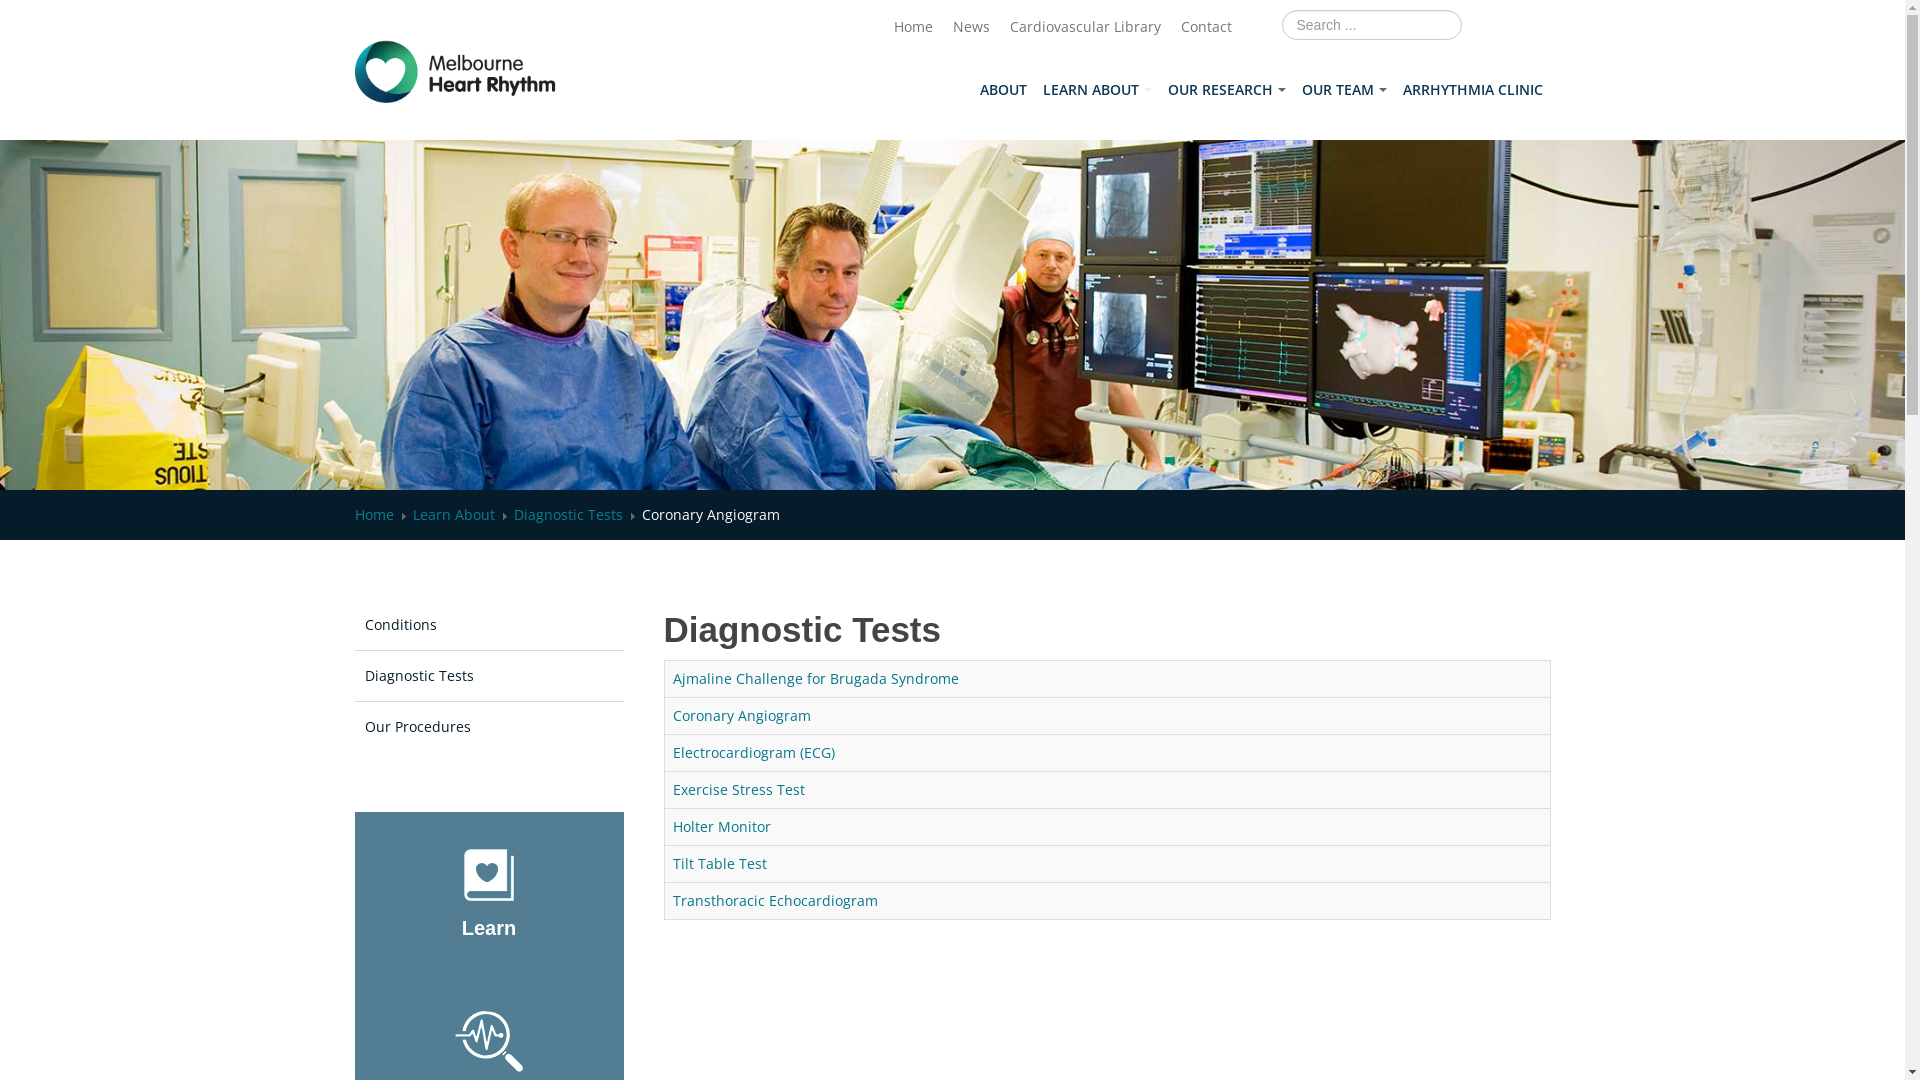 Image resolution: width=1920 pixels, height=1080 pixels. Describe the element at coordinates (1033, 88) in the screenshot. I see `'LEARN ABOUT'` at that location.